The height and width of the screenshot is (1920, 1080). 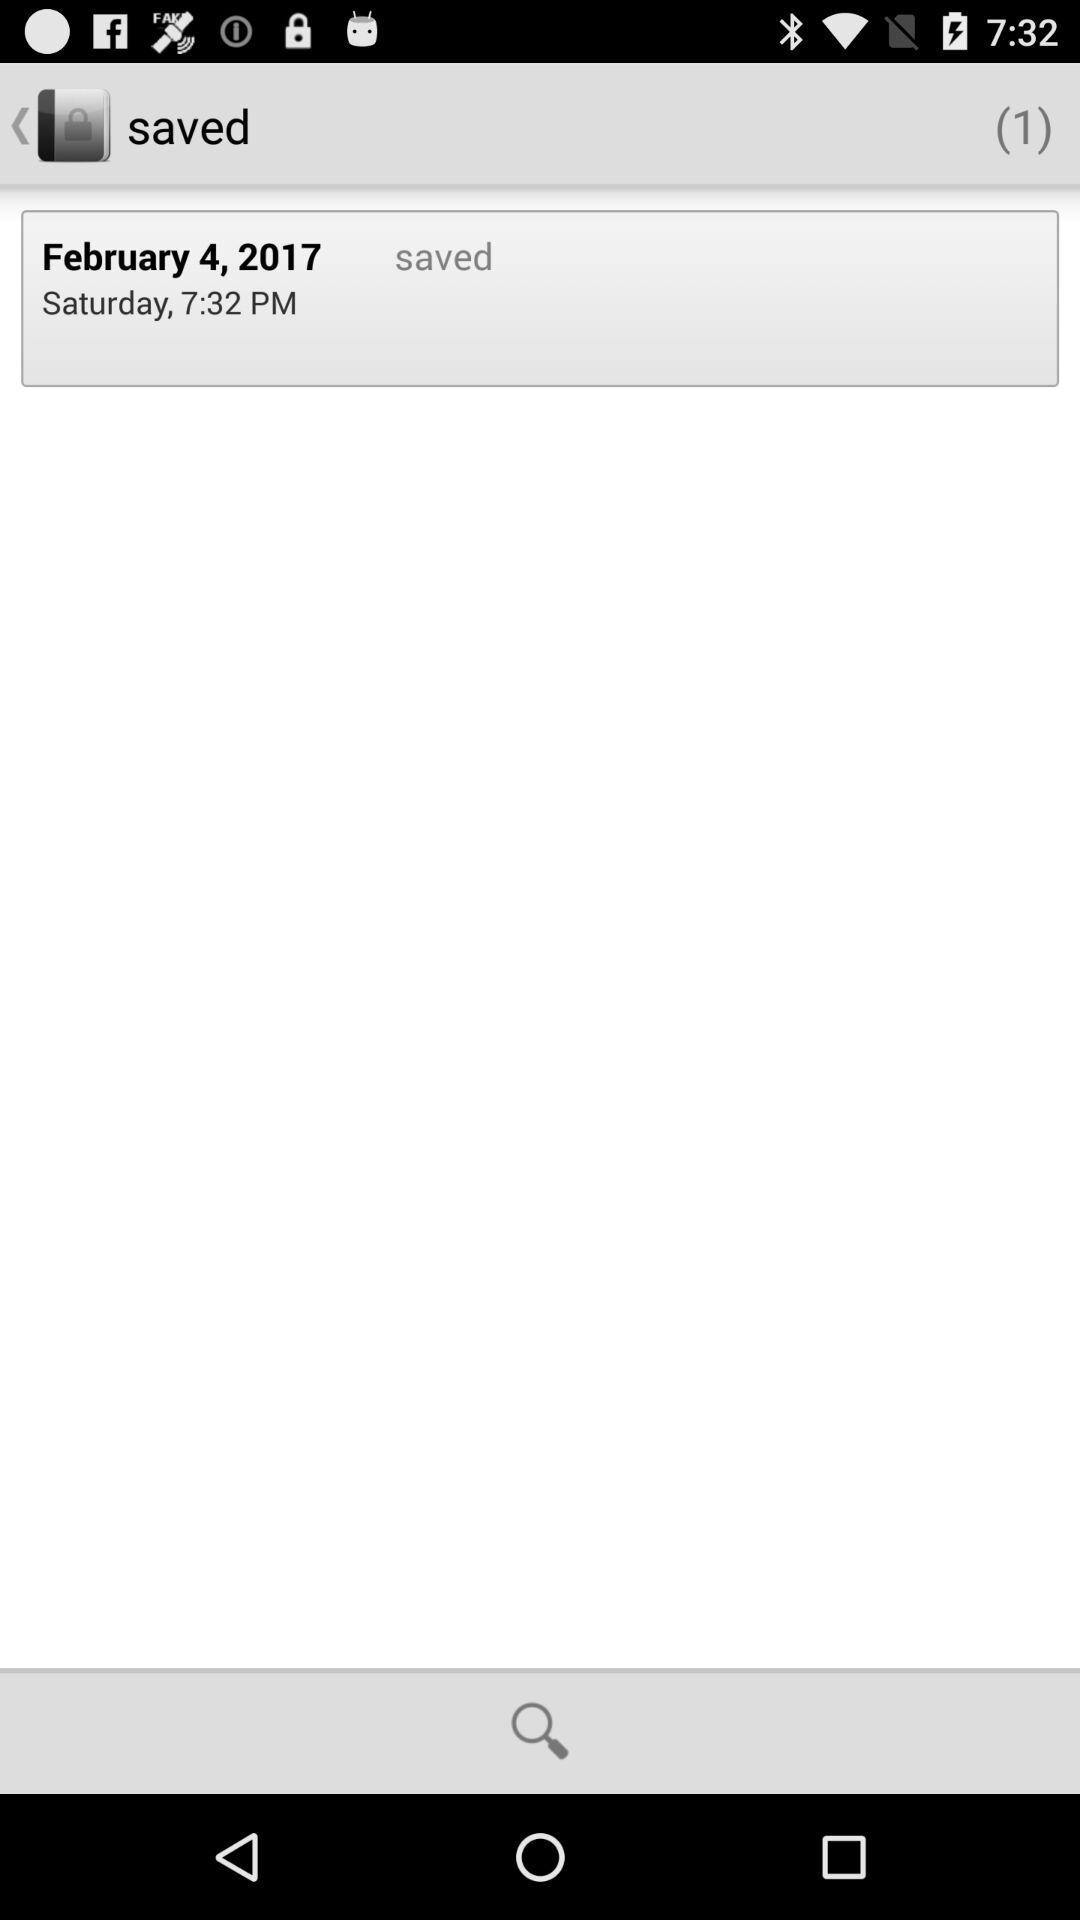 I want to click on icon above the saturday 7 32 app, so click(x=197, y=254).